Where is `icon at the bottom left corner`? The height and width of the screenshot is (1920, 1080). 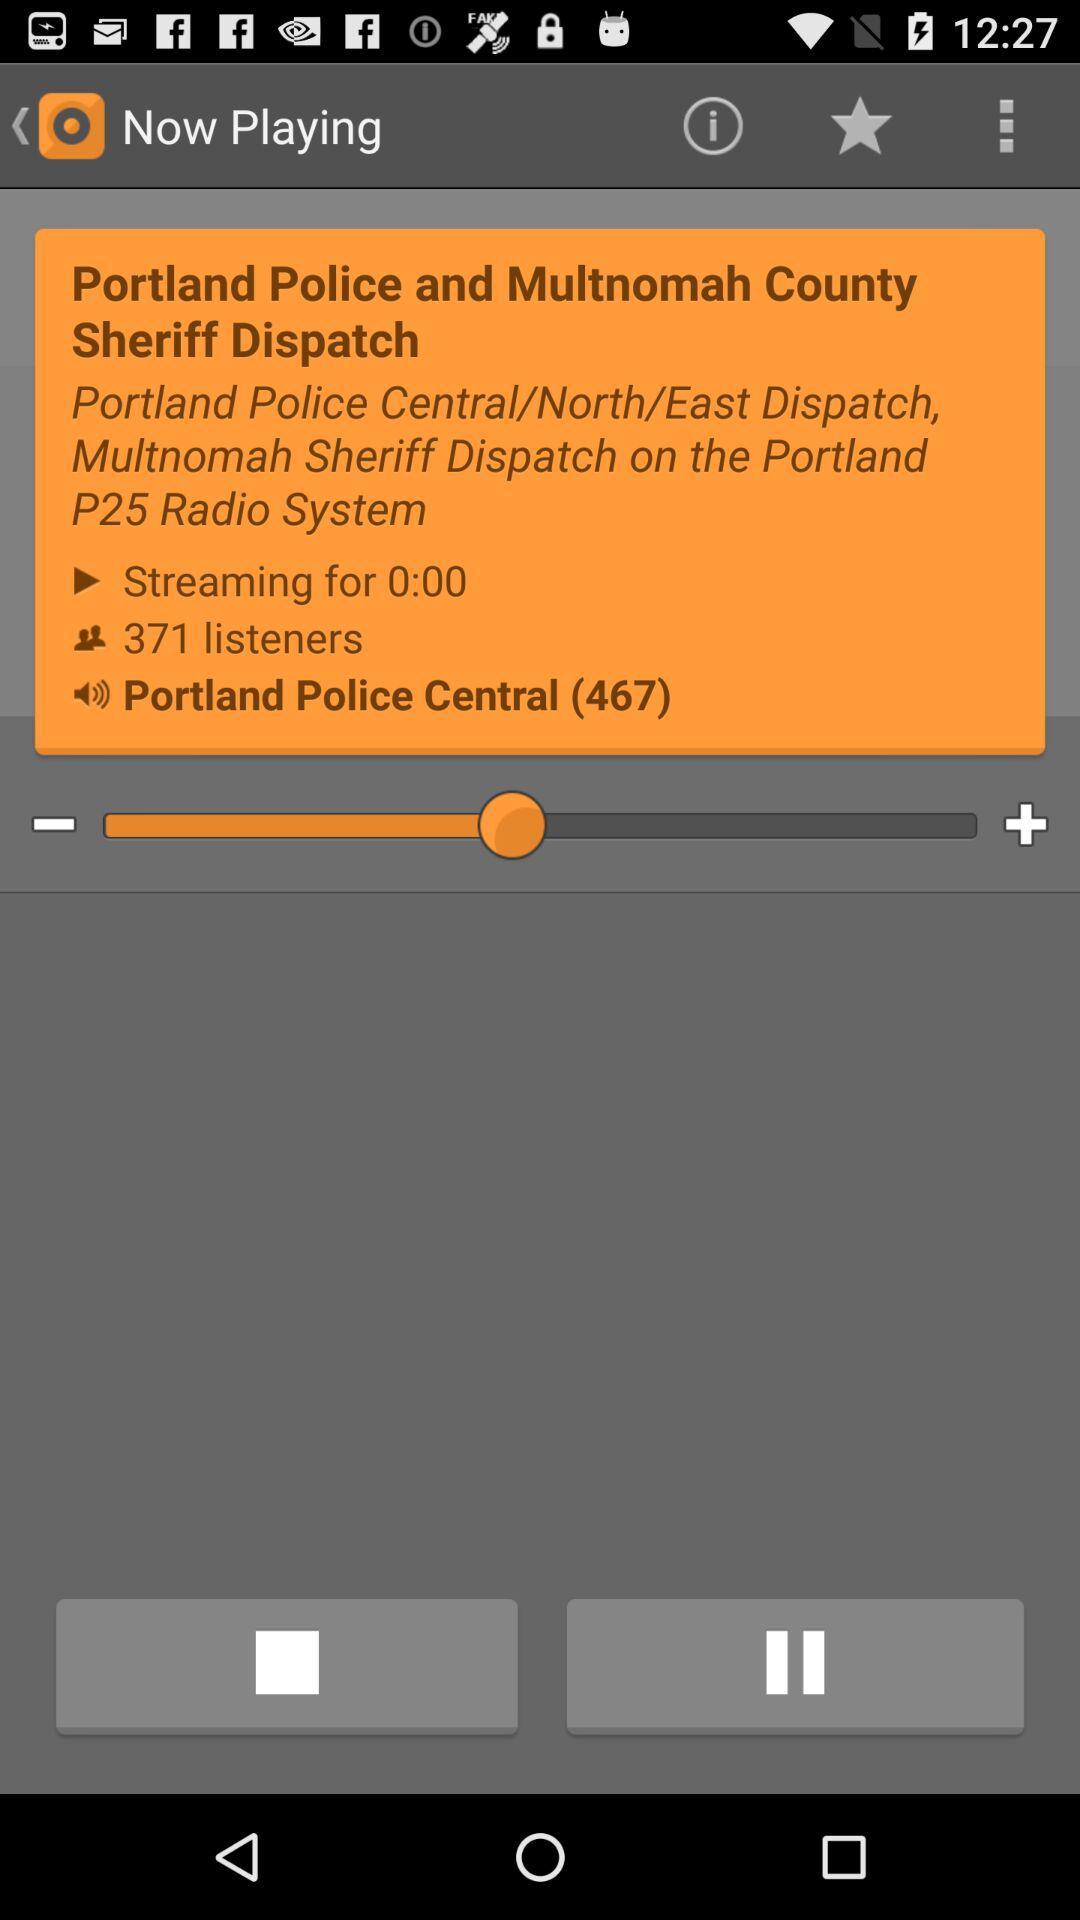 icon at the bottom left corner is located at coordinates (286, 1670).